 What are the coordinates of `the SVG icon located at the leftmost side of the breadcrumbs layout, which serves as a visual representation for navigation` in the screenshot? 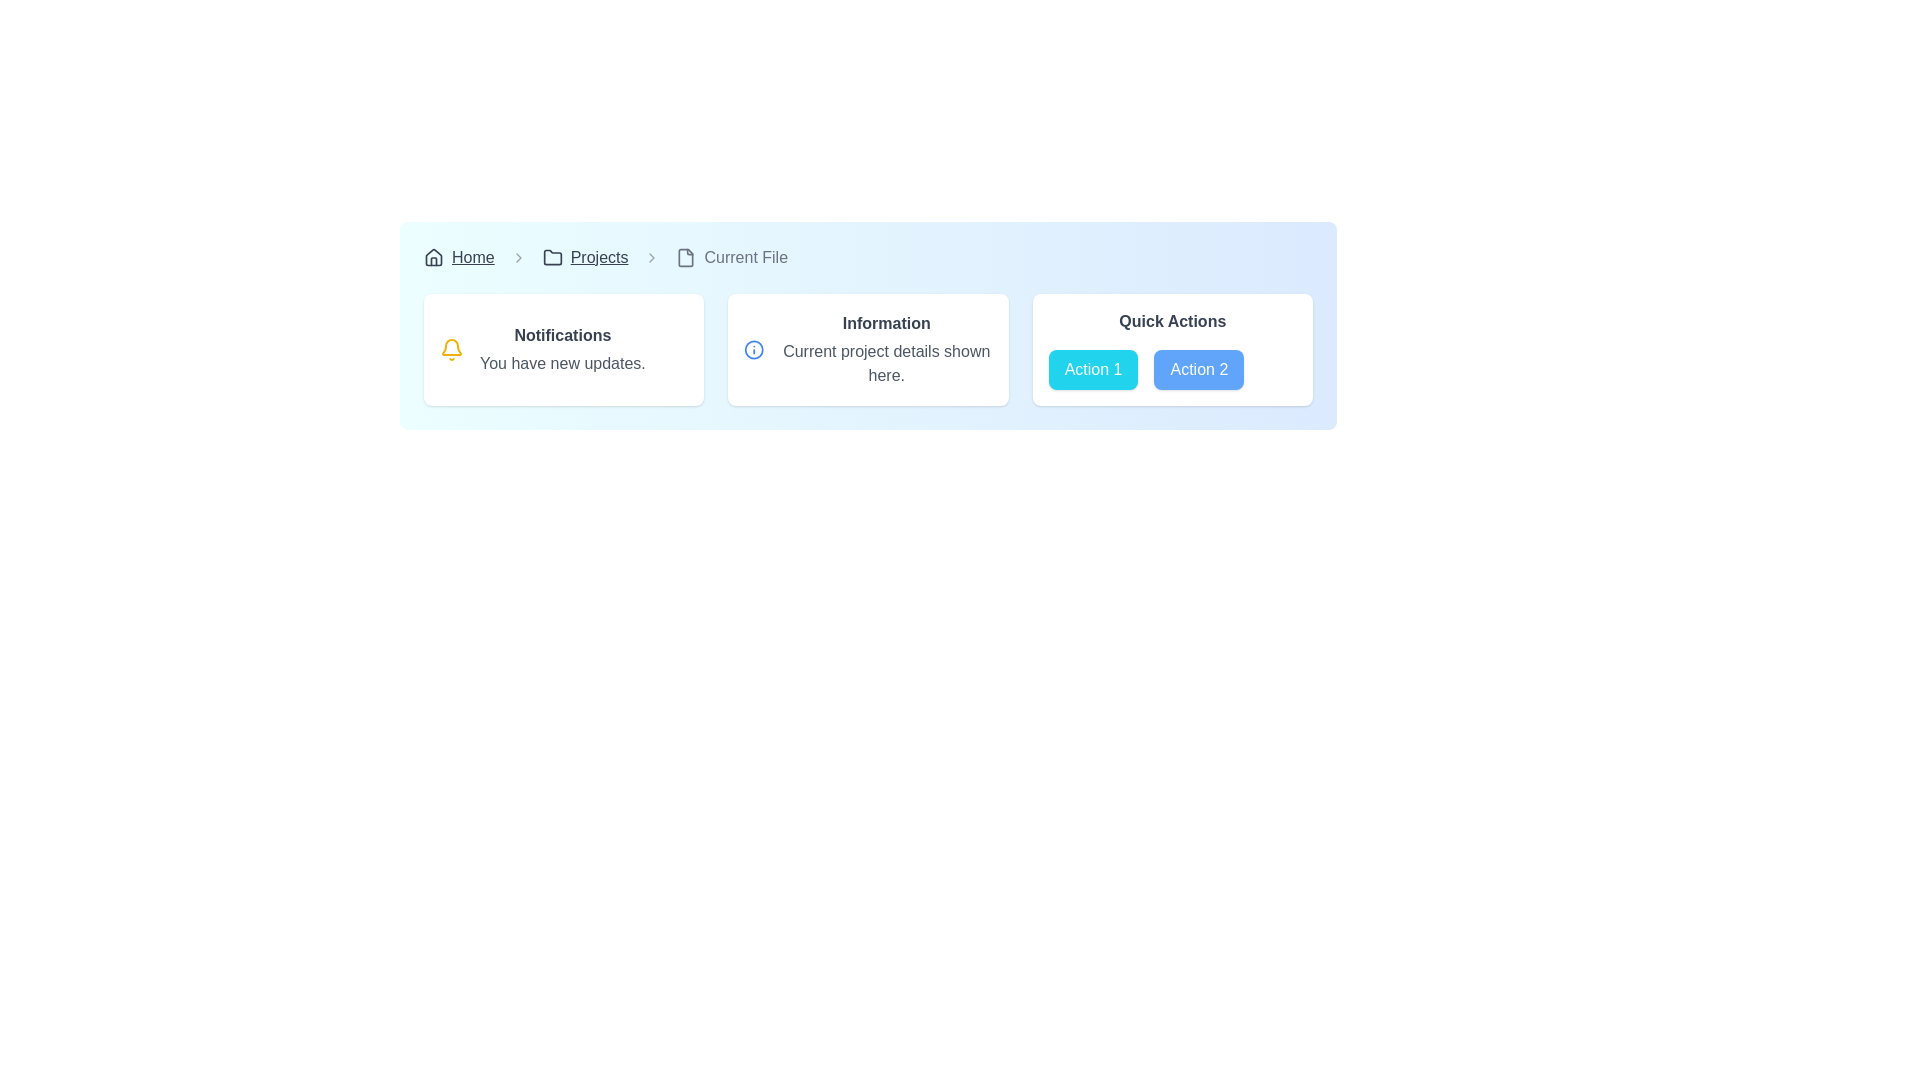 It's located at (432, 257).